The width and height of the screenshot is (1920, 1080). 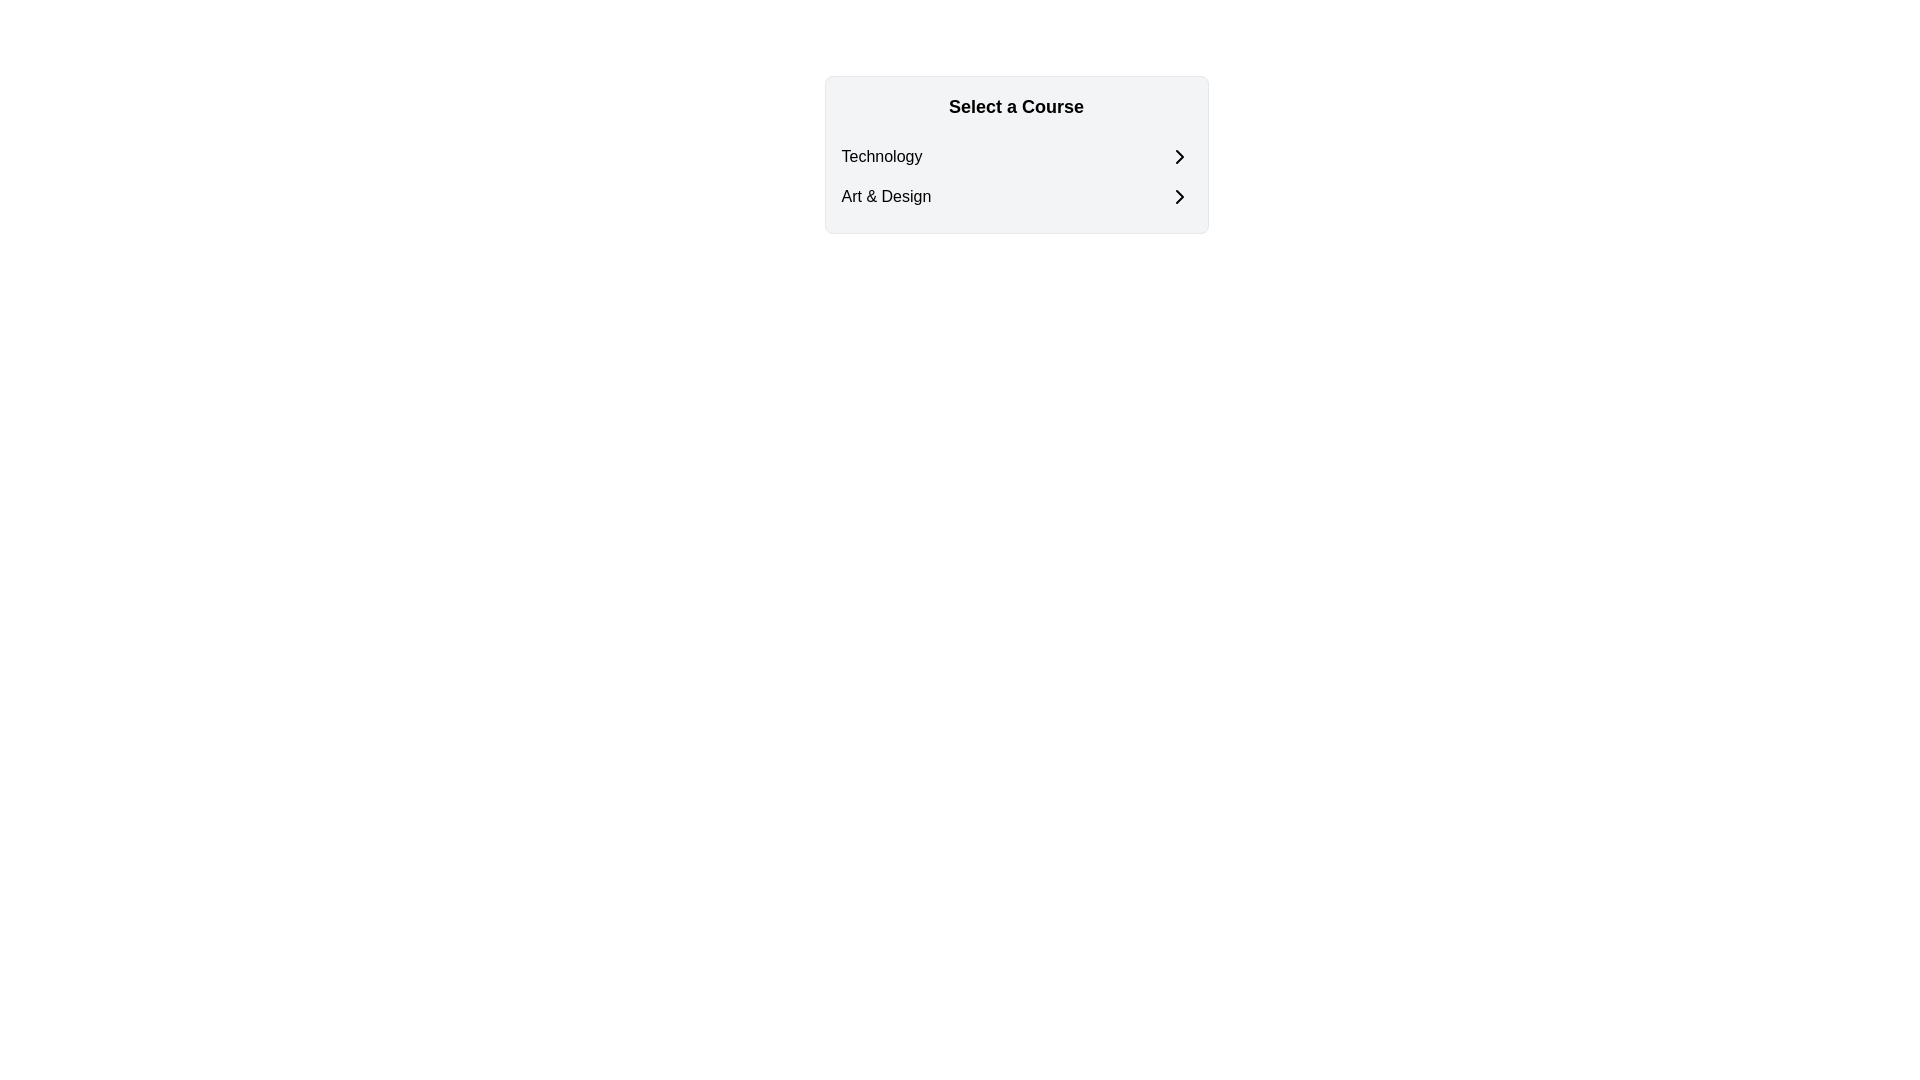 I want to click on the SVG right-arrow icon located below the 'Technology' label, so click(x=1179, y=156).